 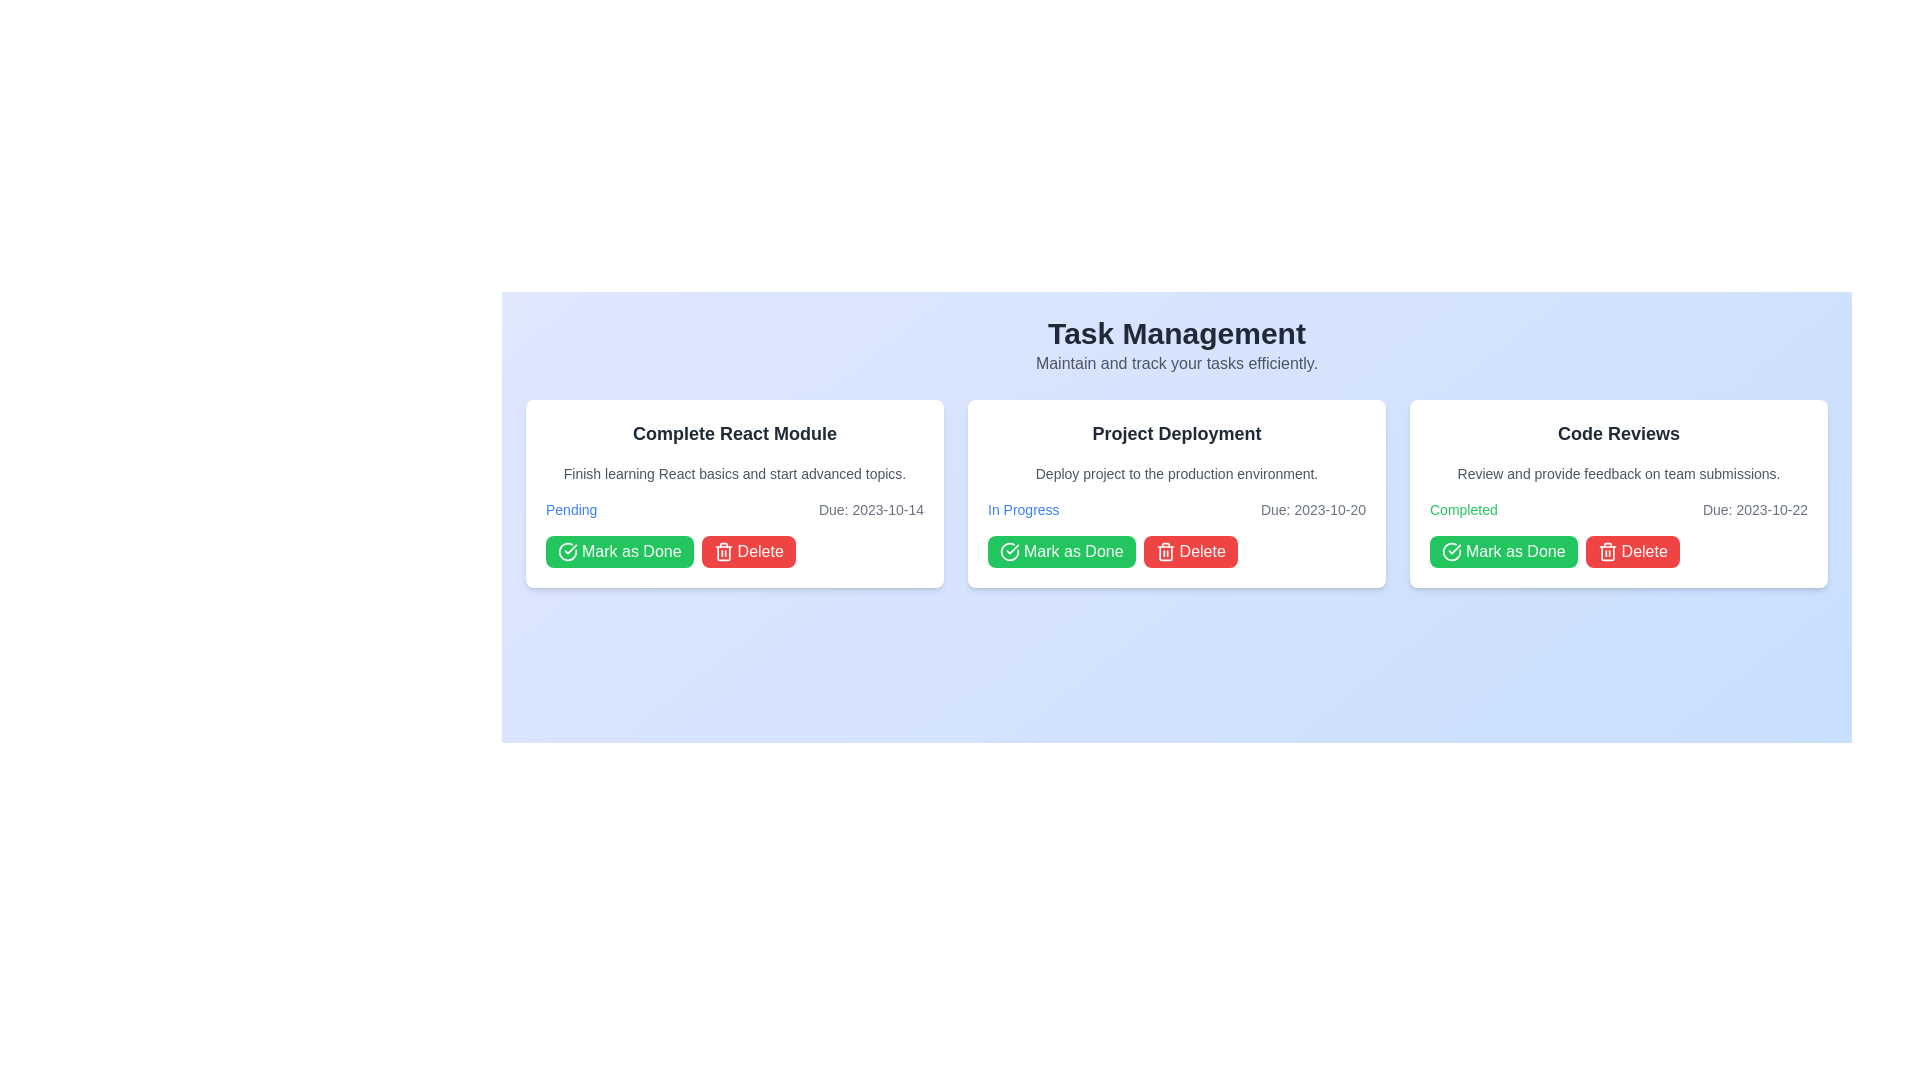 I want to click on the 'Delete' text label that is part of the button with a bold white font on a red background, located within the 'Code Reviews' task card, so click(x=1644, y=551).